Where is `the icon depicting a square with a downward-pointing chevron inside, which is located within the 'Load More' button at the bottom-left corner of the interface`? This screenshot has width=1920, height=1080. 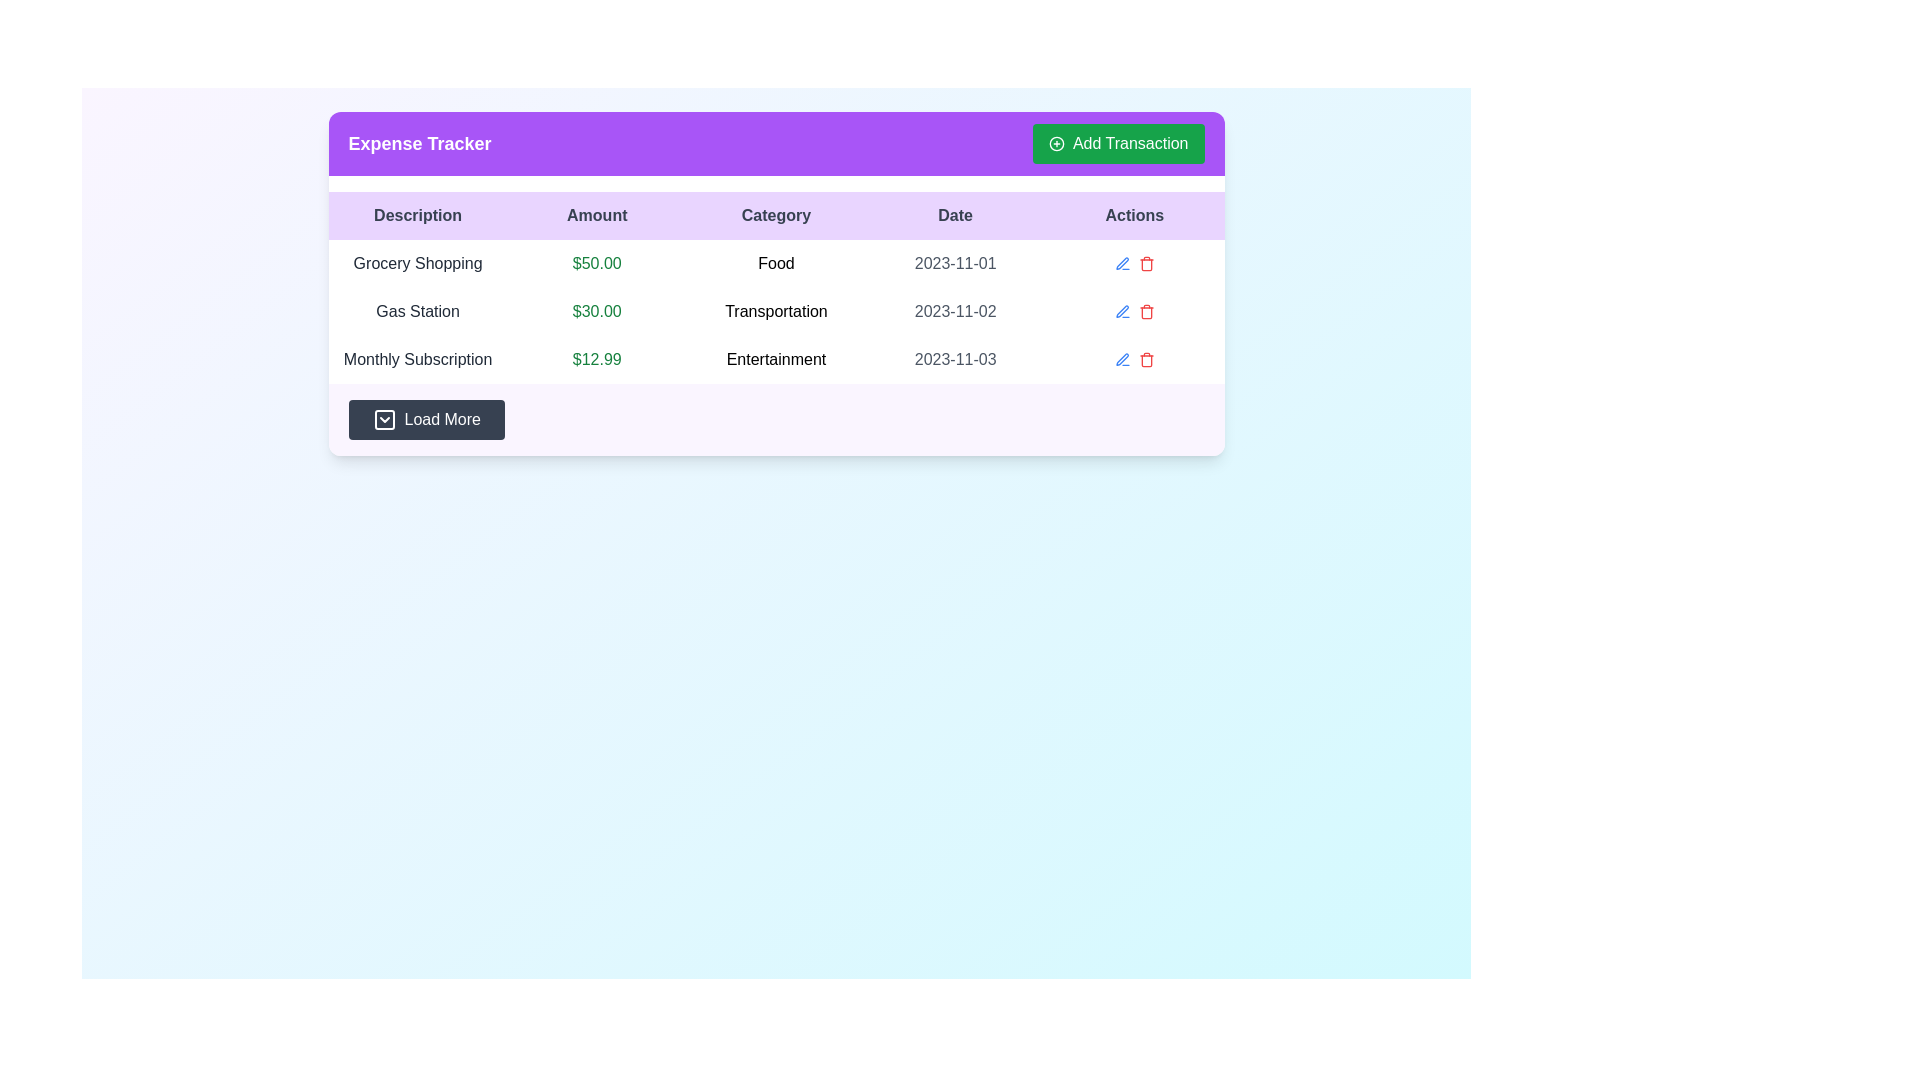 the icon depicting a square with a downward-pointing chevron inside, which is located within the 'Load More' button at the bottom-left corner of the interface is located at coordinates (384, 419).